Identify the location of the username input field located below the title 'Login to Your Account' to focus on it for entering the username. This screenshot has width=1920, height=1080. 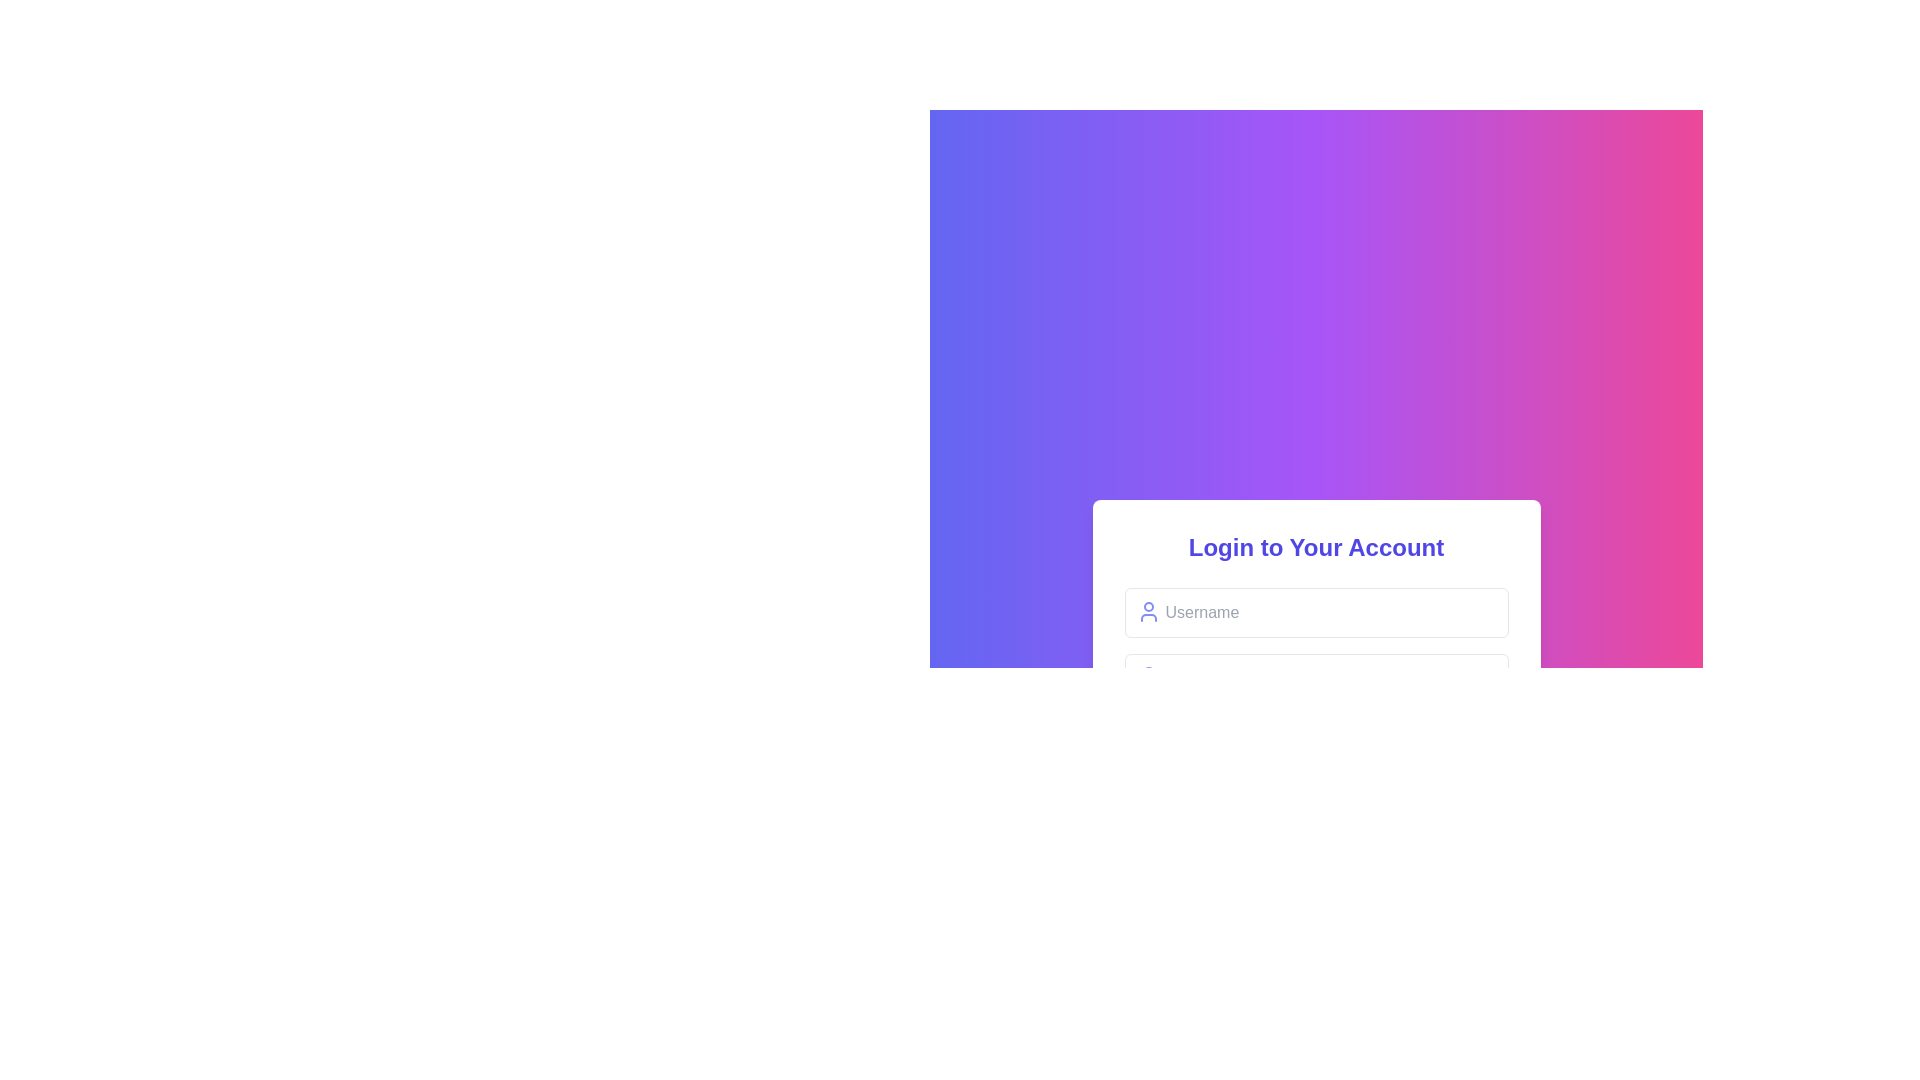
(1316, 612).